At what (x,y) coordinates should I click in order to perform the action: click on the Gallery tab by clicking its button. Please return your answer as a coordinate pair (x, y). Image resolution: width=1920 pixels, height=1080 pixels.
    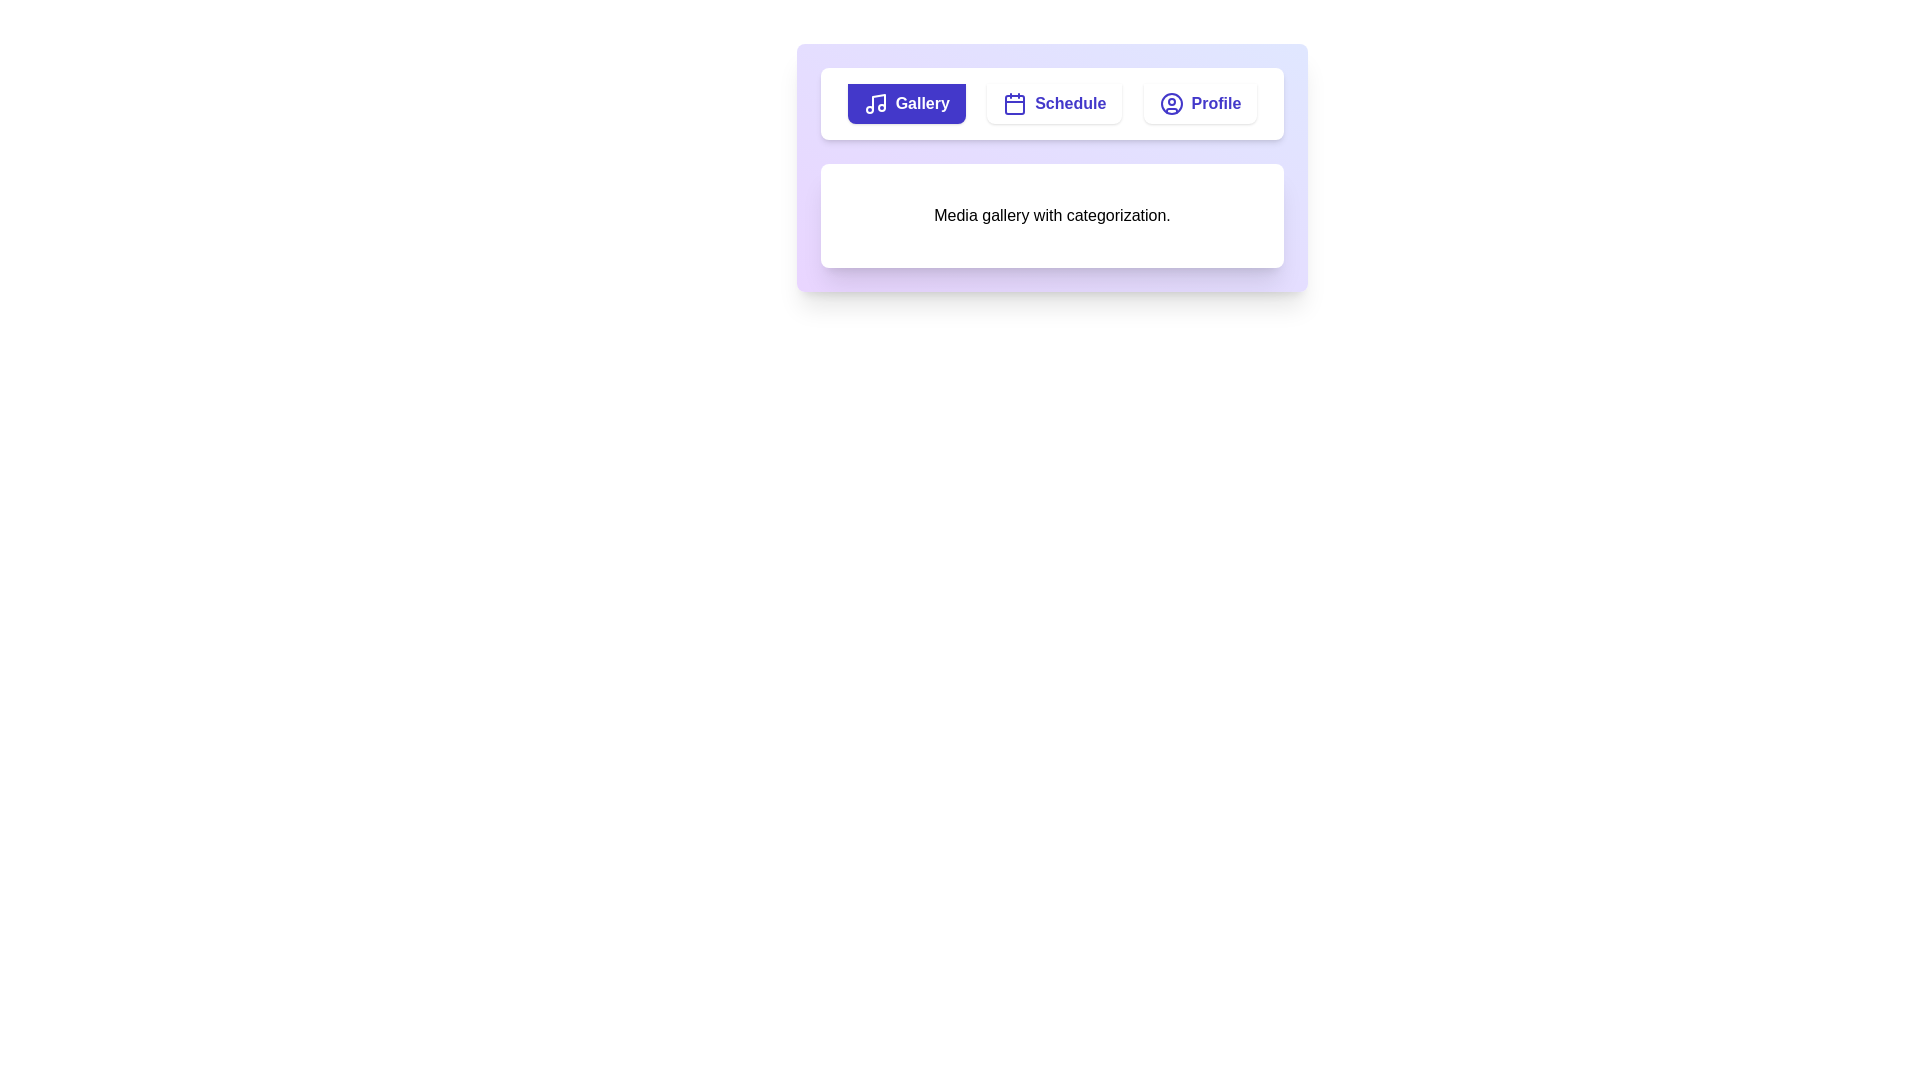
    Looking at the image, I should click on (905, 104).